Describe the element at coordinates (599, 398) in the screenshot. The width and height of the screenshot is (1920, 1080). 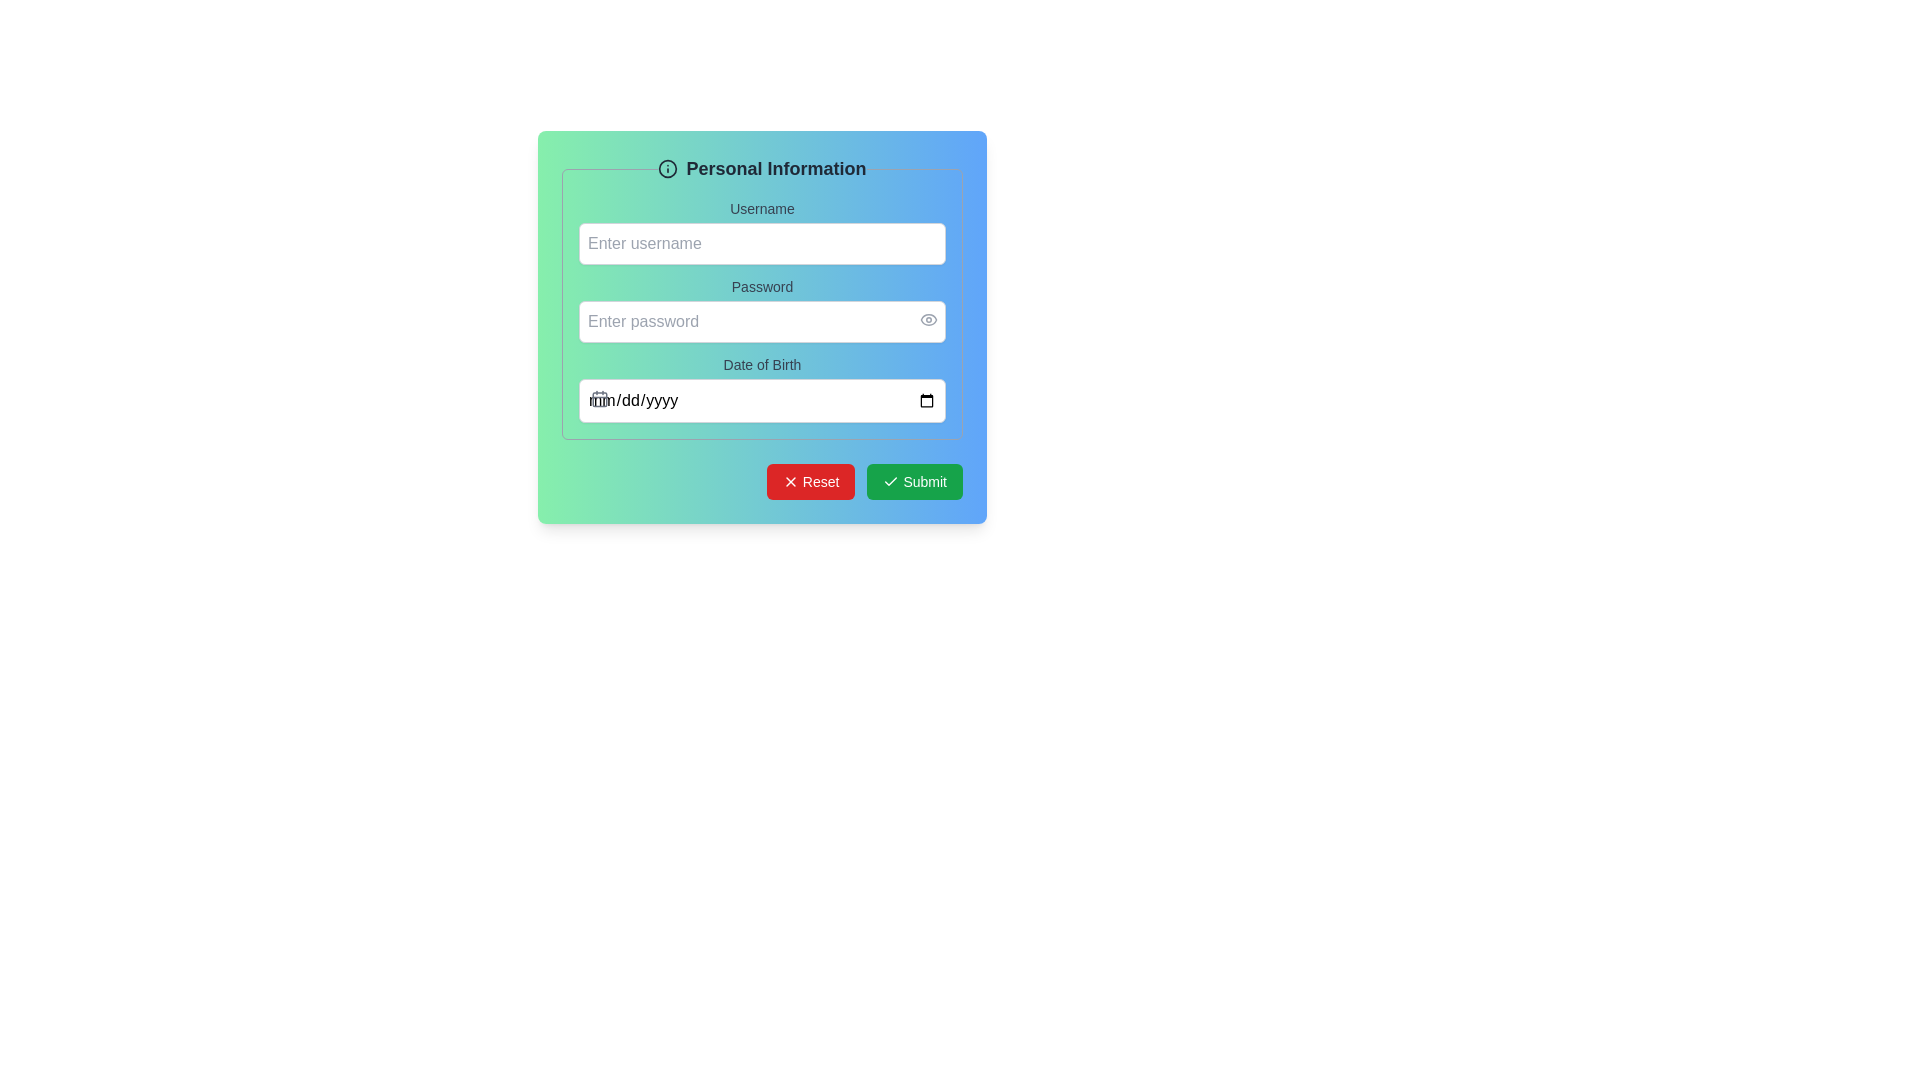
I see `the date selection icon located on the left side of the 'Date of Birth' input field, which is aligned vertically centered and slightly offset to the left` at that location.